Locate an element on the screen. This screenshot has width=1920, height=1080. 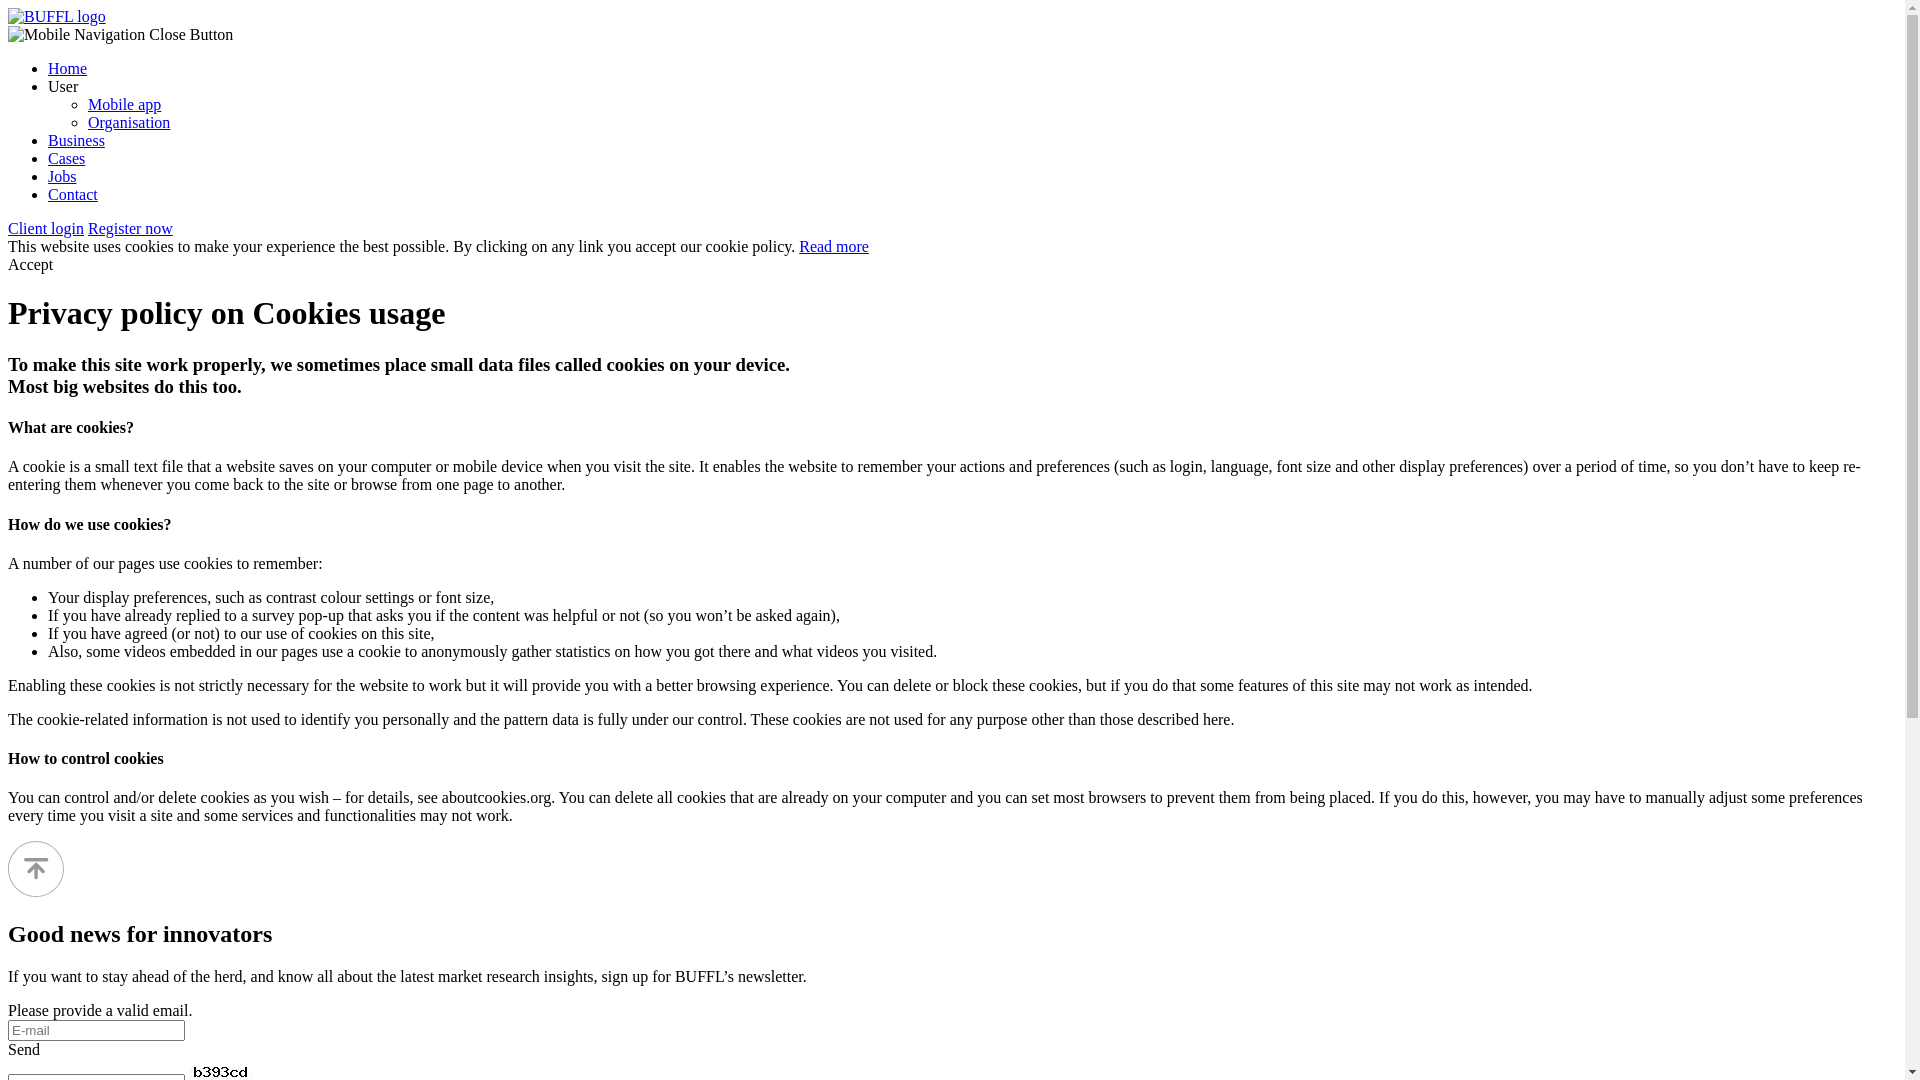
'Read more' is located at coordinates (834, 245).